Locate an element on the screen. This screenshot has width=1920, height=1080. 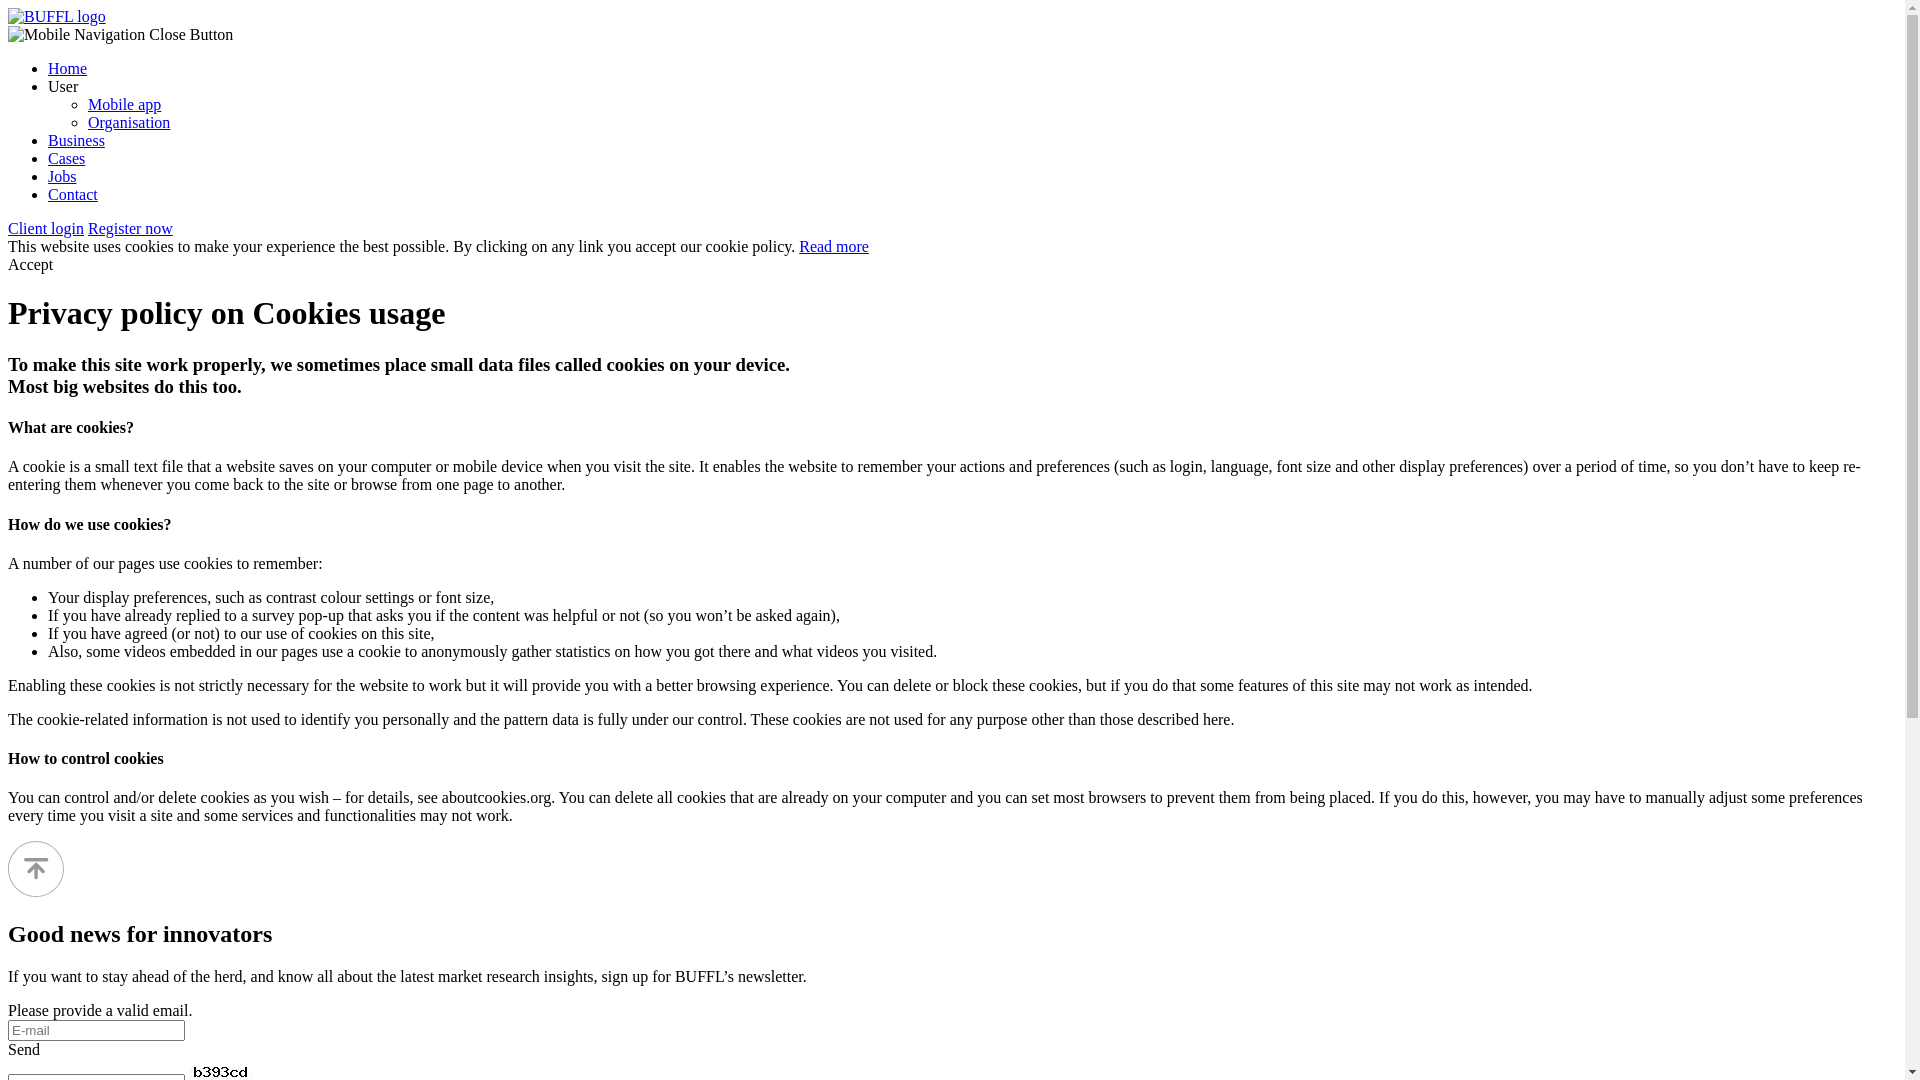
'Read more' is located at coordinates (834, 245).